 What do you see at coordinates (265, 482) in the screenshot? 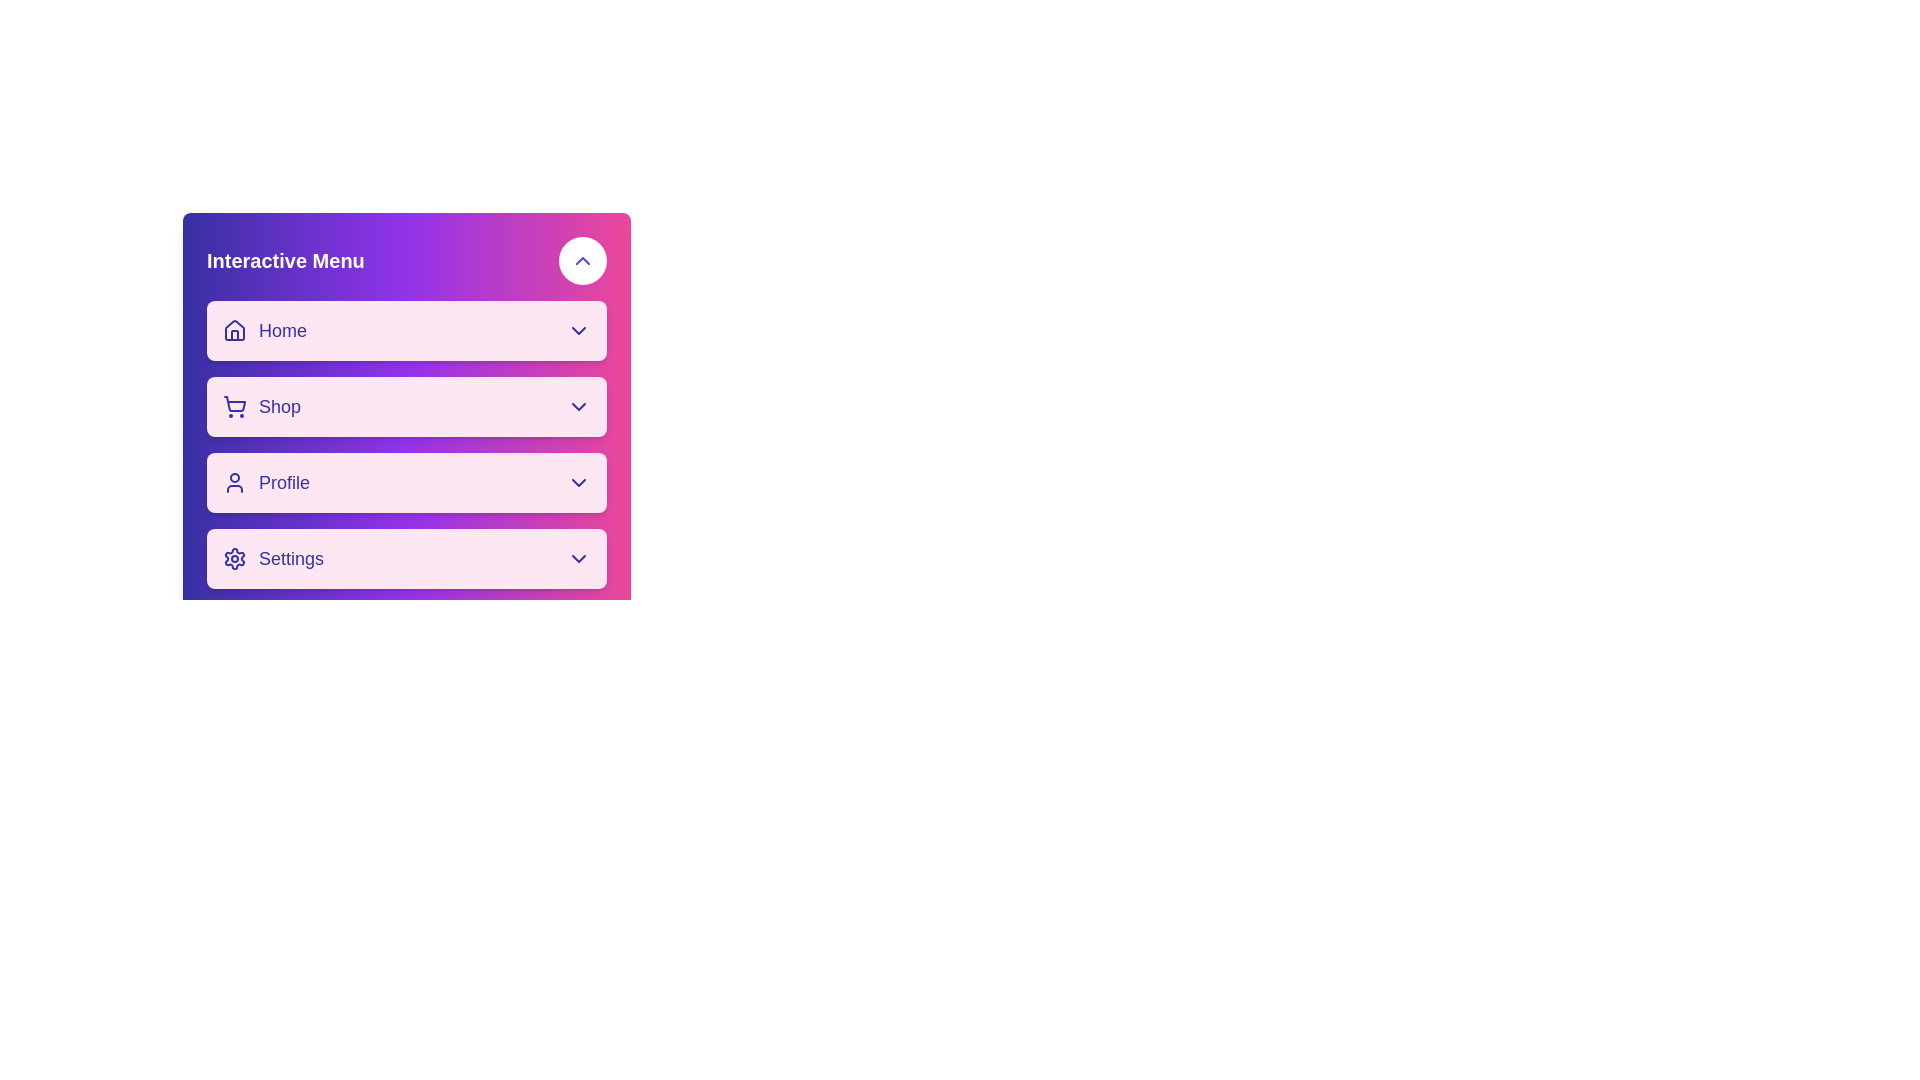
I see `the 'Profile' menu item, which features a user profile icon and is the third option in the vertical menu list, located between 'Shop' and 'Settings'` at bounding box center [265, 482].